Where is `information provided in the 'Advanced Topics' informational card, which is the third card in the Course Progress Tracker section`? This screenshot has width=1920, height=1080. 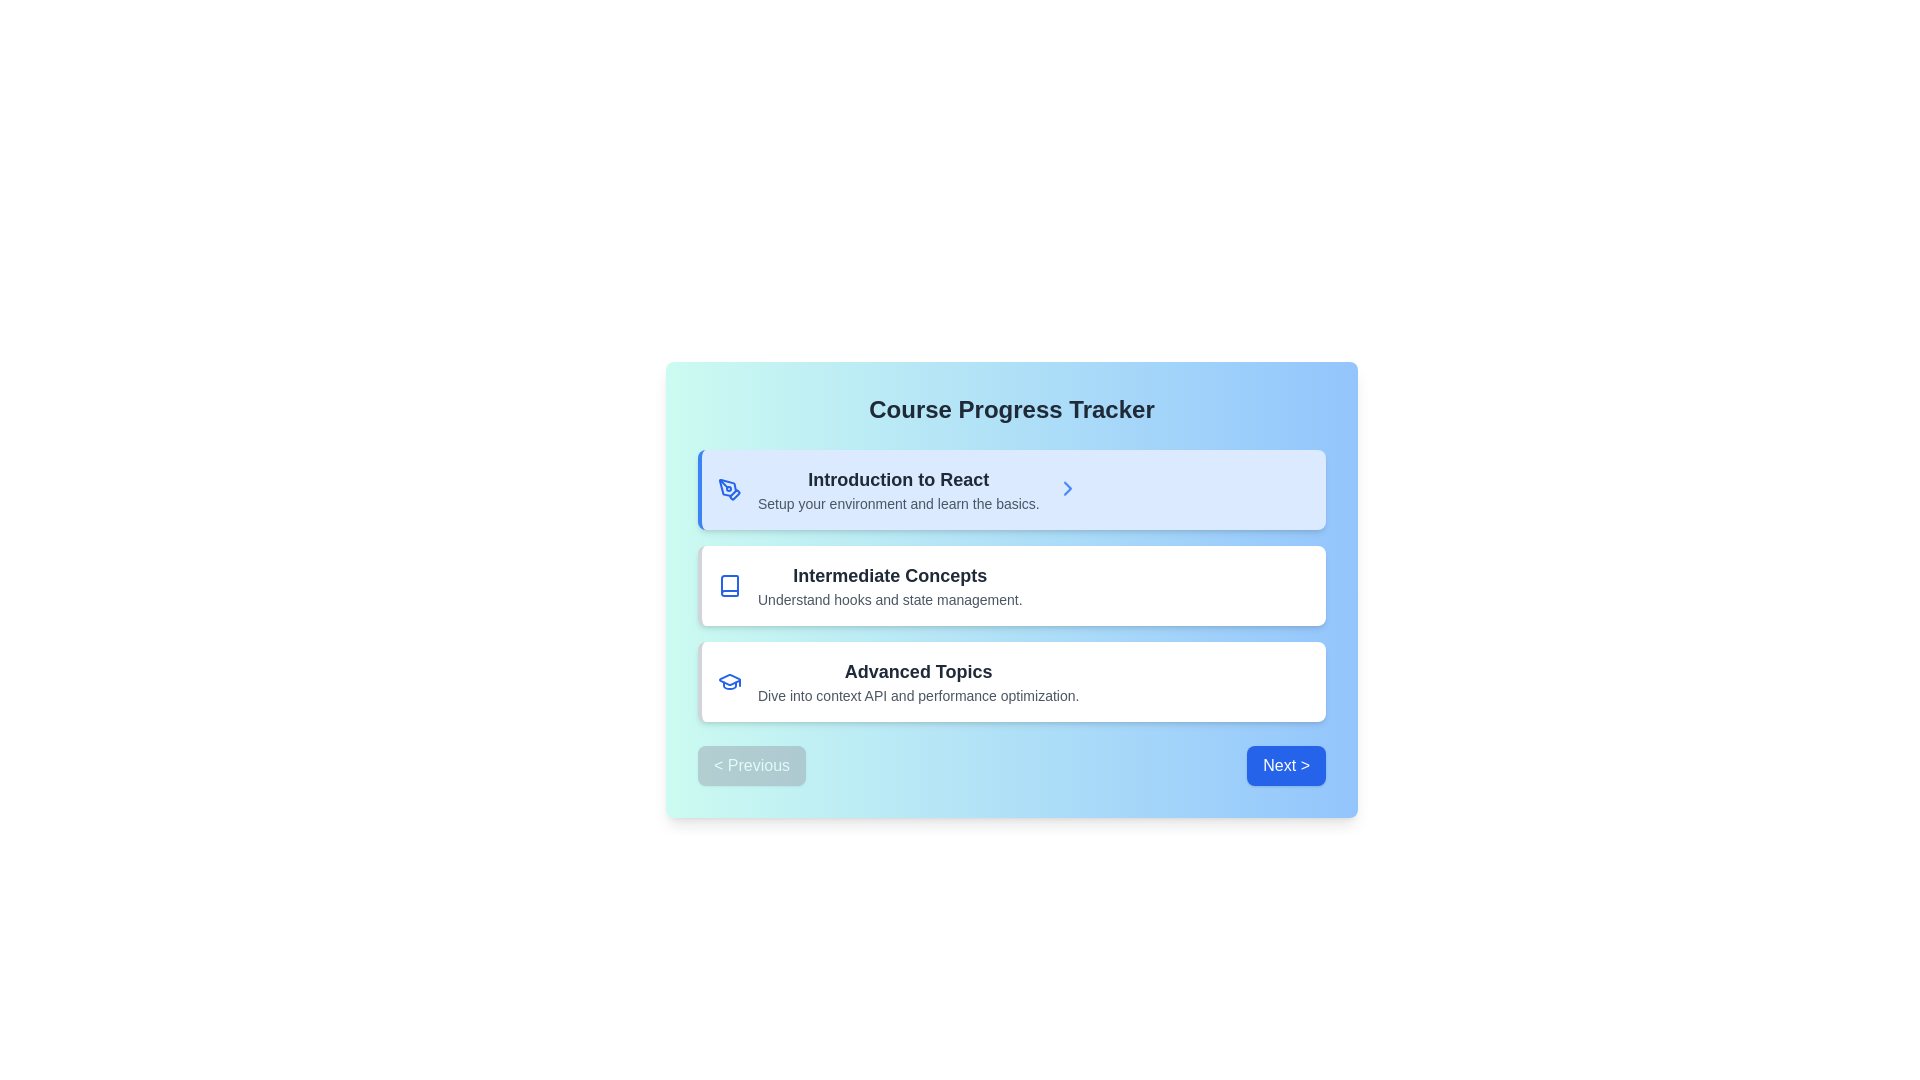 information provided in the 'Advanced Topics' informational card, which is the third card in the Course Progress Tracker section is located at coordinates (1012, 681).